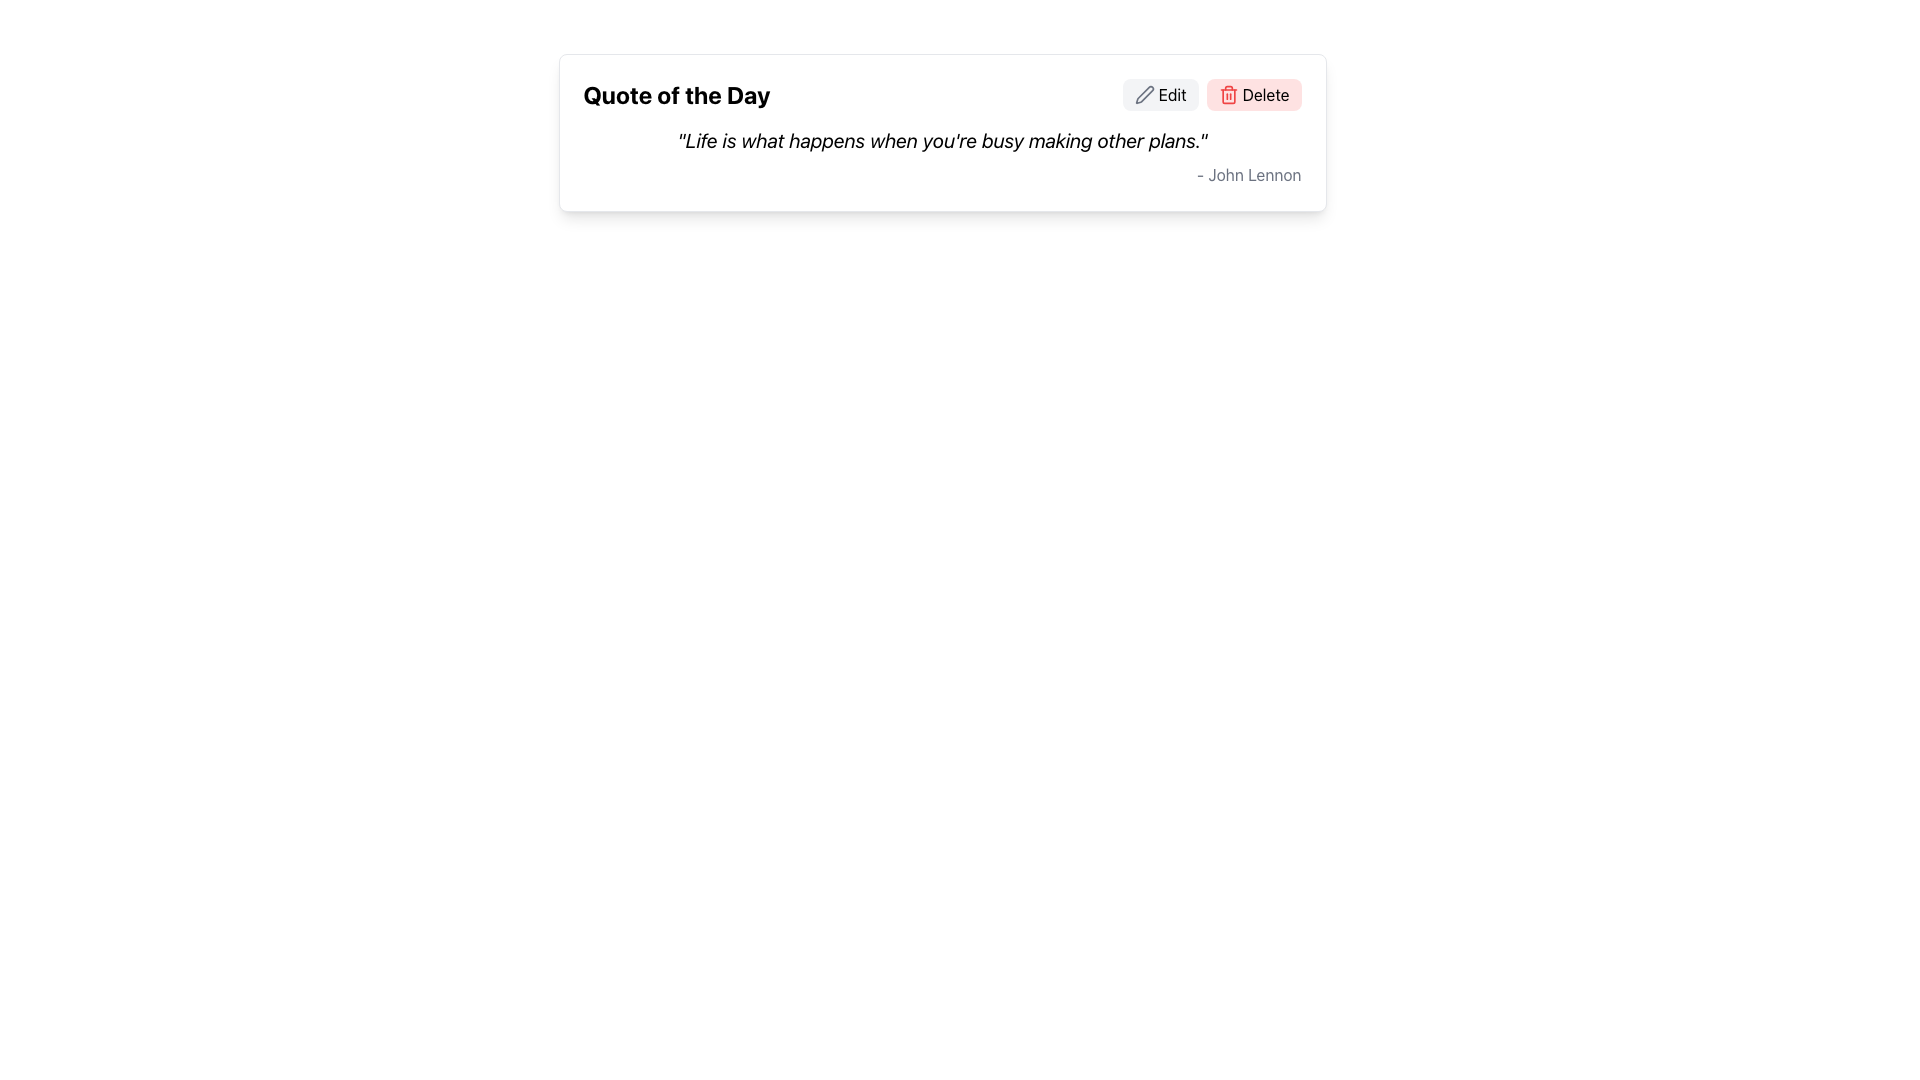 This screenshot has height=1080, width=1920. I want to click on the 'Edit' icon located to the left of the 'Edit' text label in the upper right corner of the card displaying the 'Quote of the Day', so click(1144, 95).